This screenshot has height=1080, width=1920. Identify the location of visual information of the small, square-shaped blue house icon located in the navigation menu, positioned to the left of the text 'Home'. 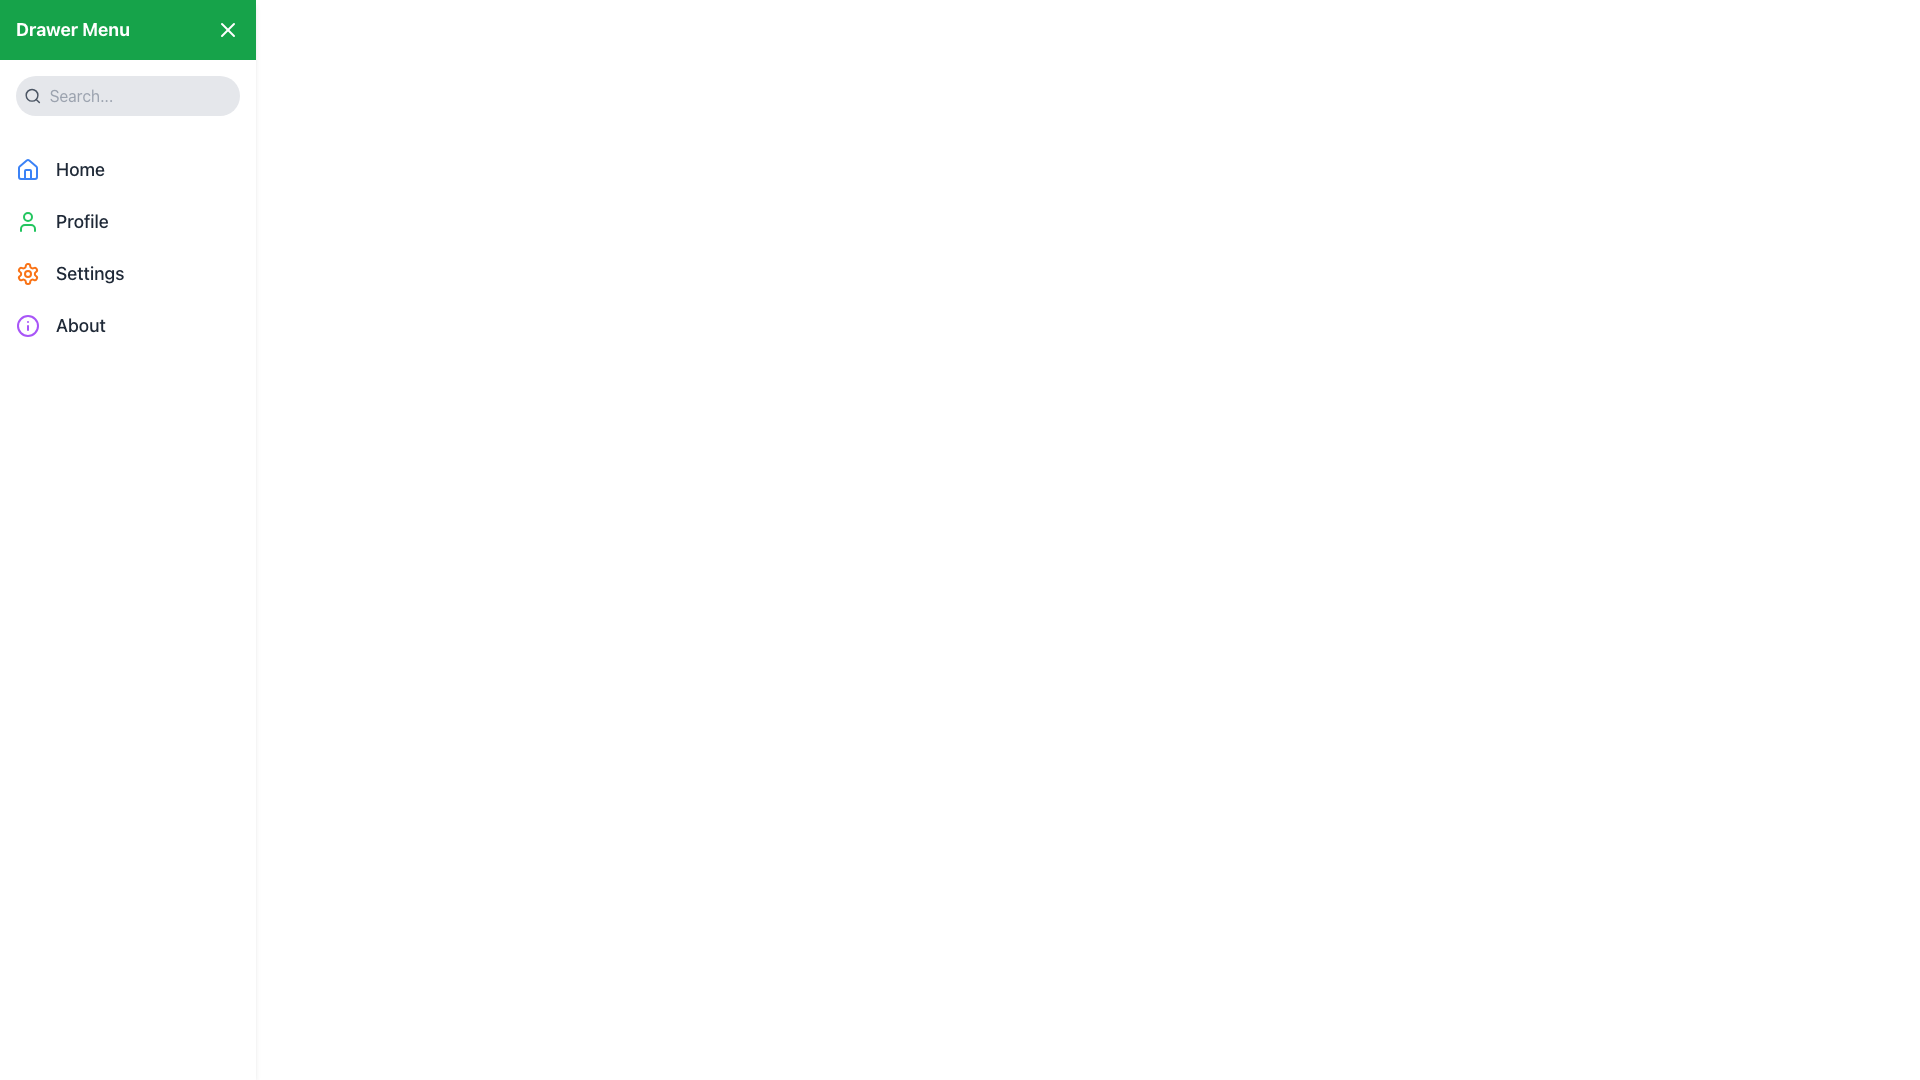
(28, 168).